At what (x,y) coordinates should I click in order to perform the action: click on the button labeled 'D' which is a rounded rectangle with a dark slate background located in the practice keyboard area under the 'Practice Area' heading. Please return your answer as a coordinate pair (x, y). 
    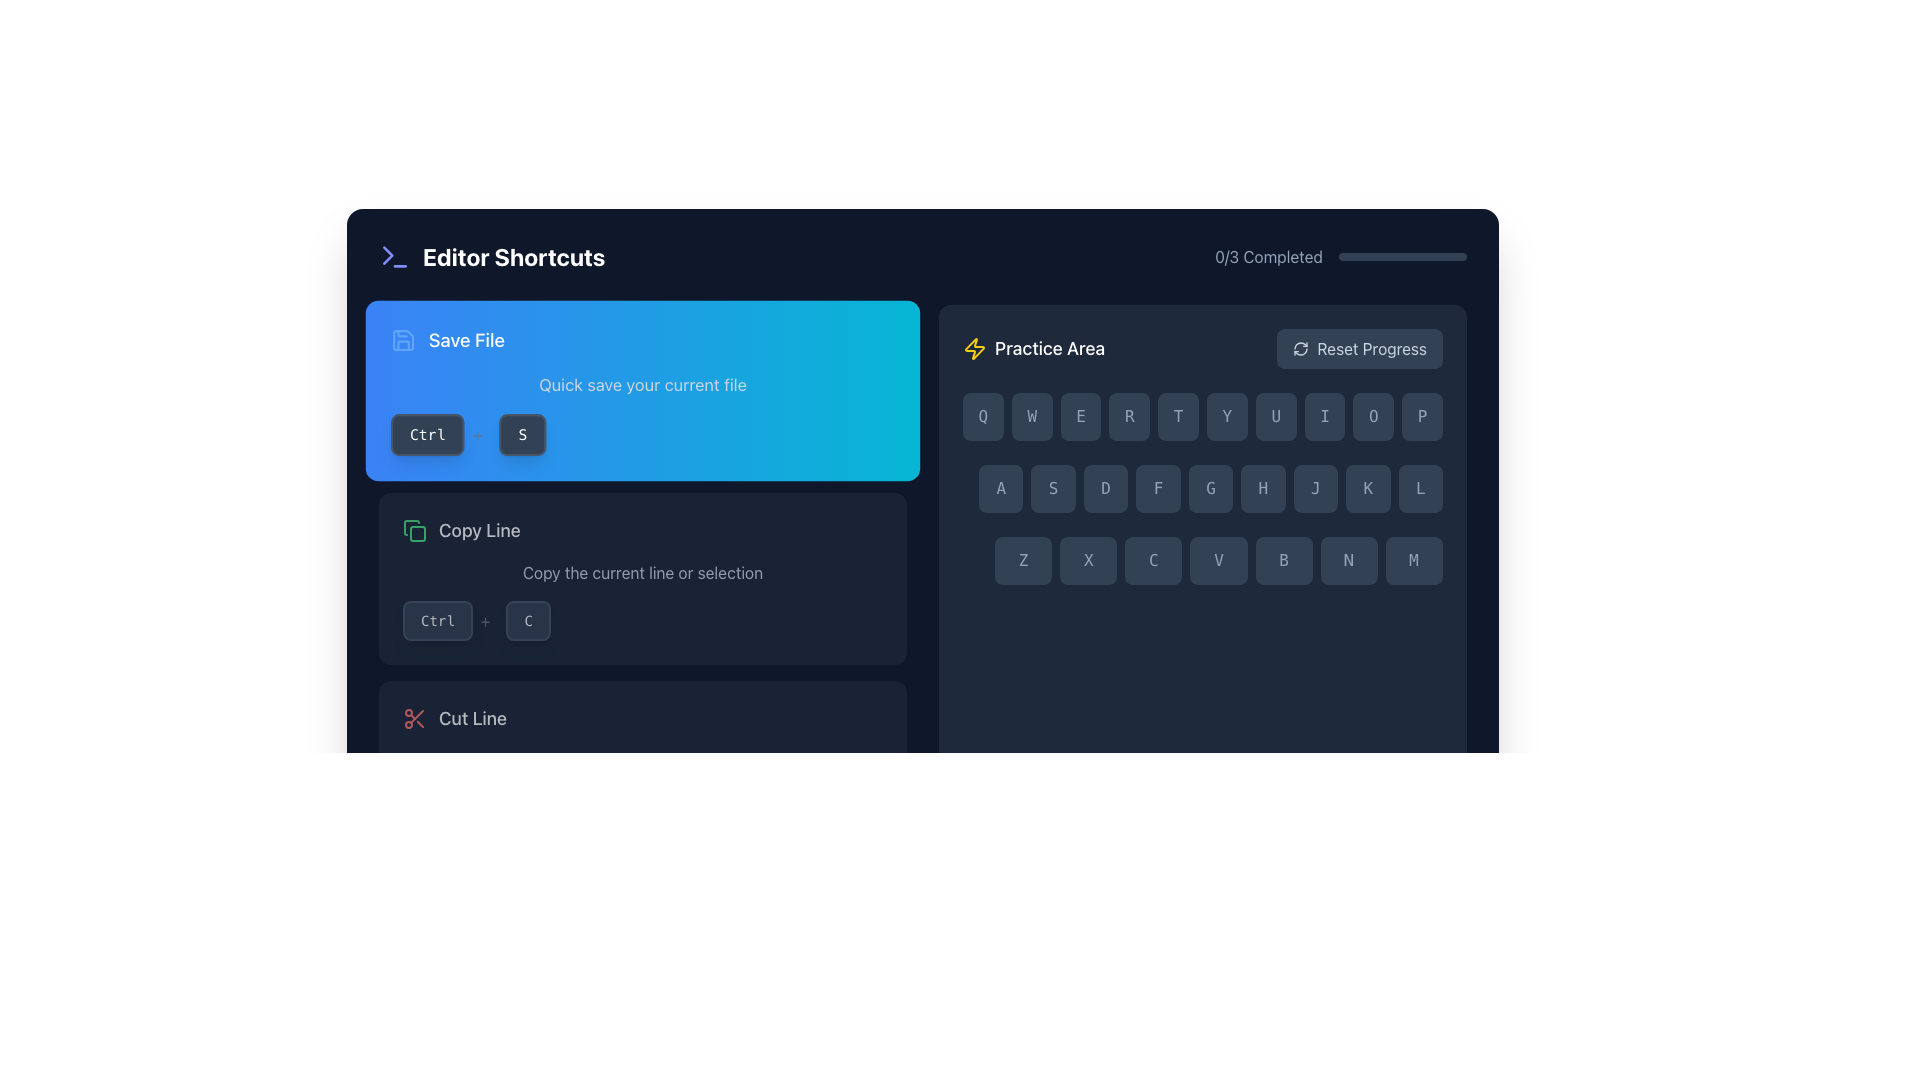
    Looking at the image, I should click on (1105, 489).